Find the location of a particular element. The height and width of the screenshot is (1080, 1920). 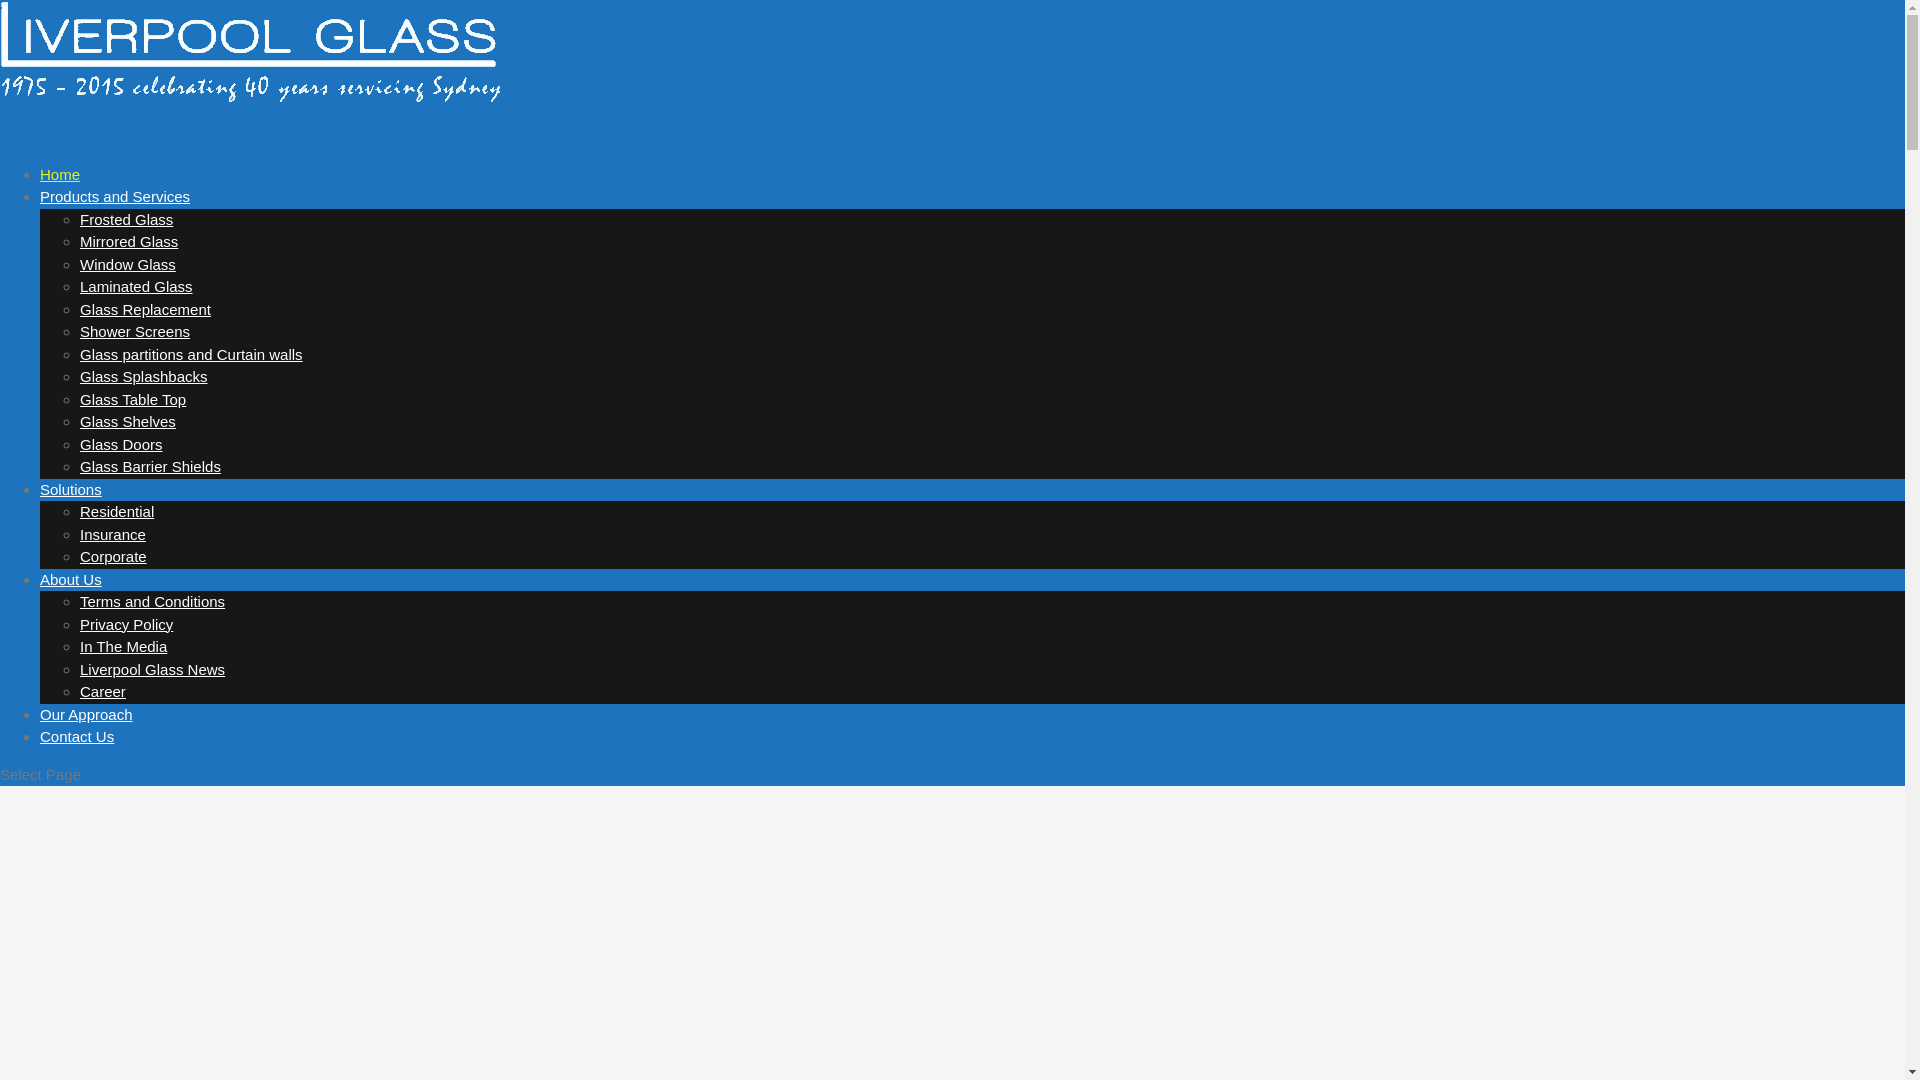

'Frosted Glass' is located at coordinates (125, 218).